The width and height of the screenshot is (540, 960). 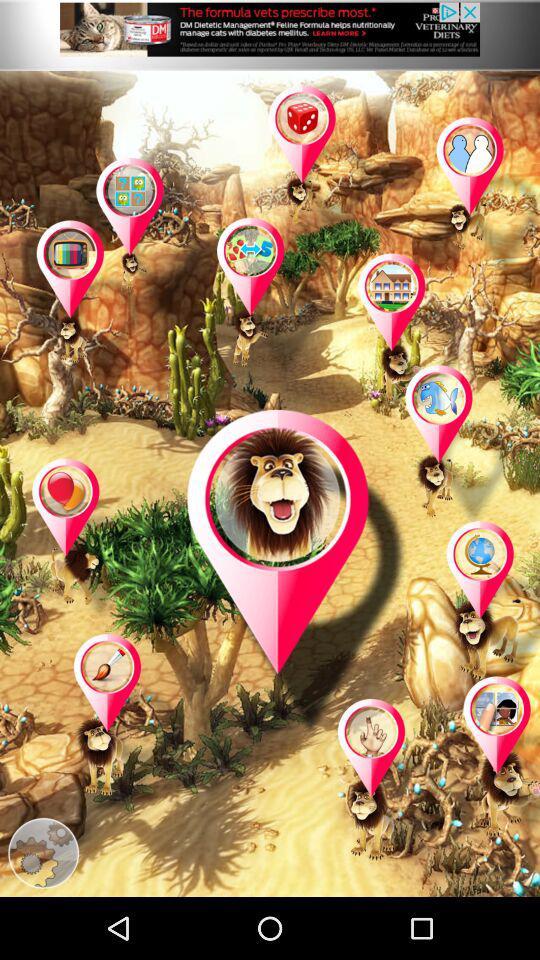 What do you see at coordinates (85, 539) in the screenshot?
I see `games` at bounding box center [85, 539].